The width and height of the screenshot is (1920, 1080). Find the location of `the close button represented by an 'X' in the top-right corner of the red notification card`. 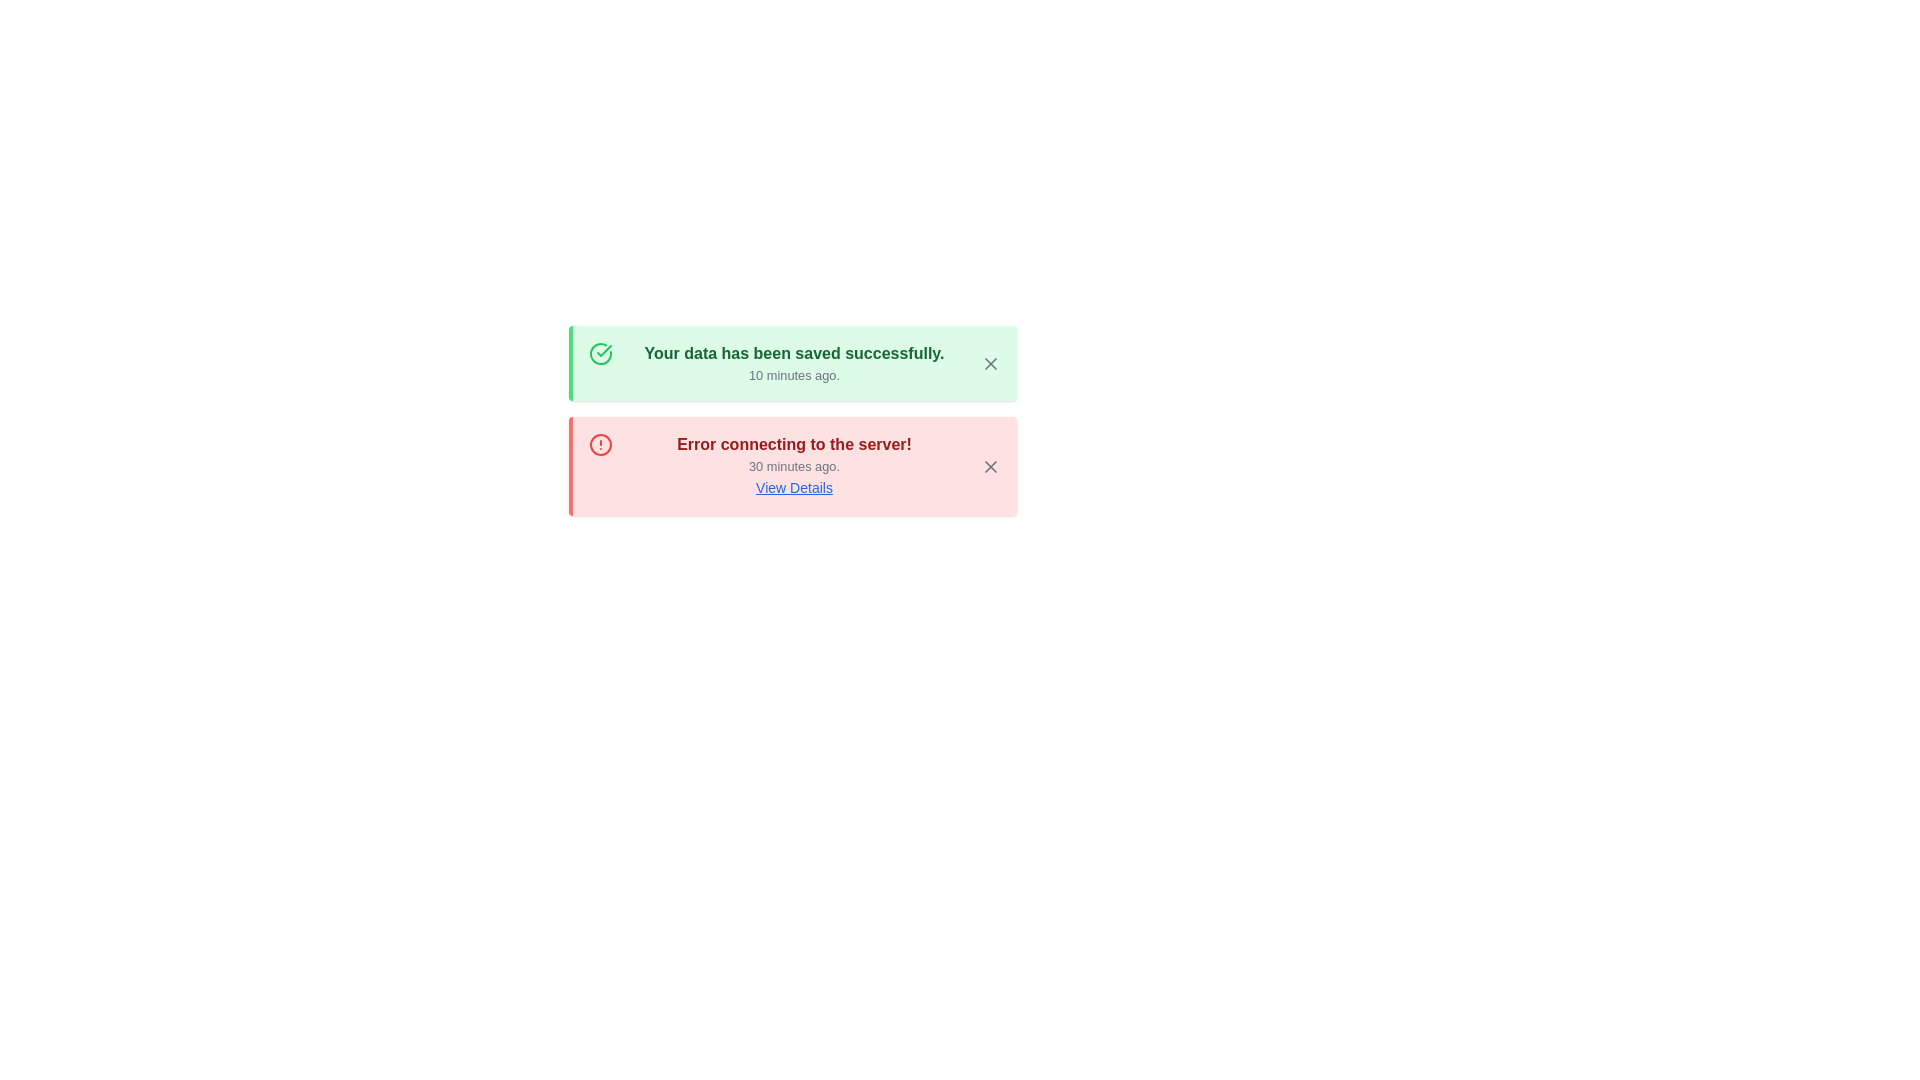

the close button represented by an 'X' in the top-right corner of the red notification card is located at coordinates (990, 466).